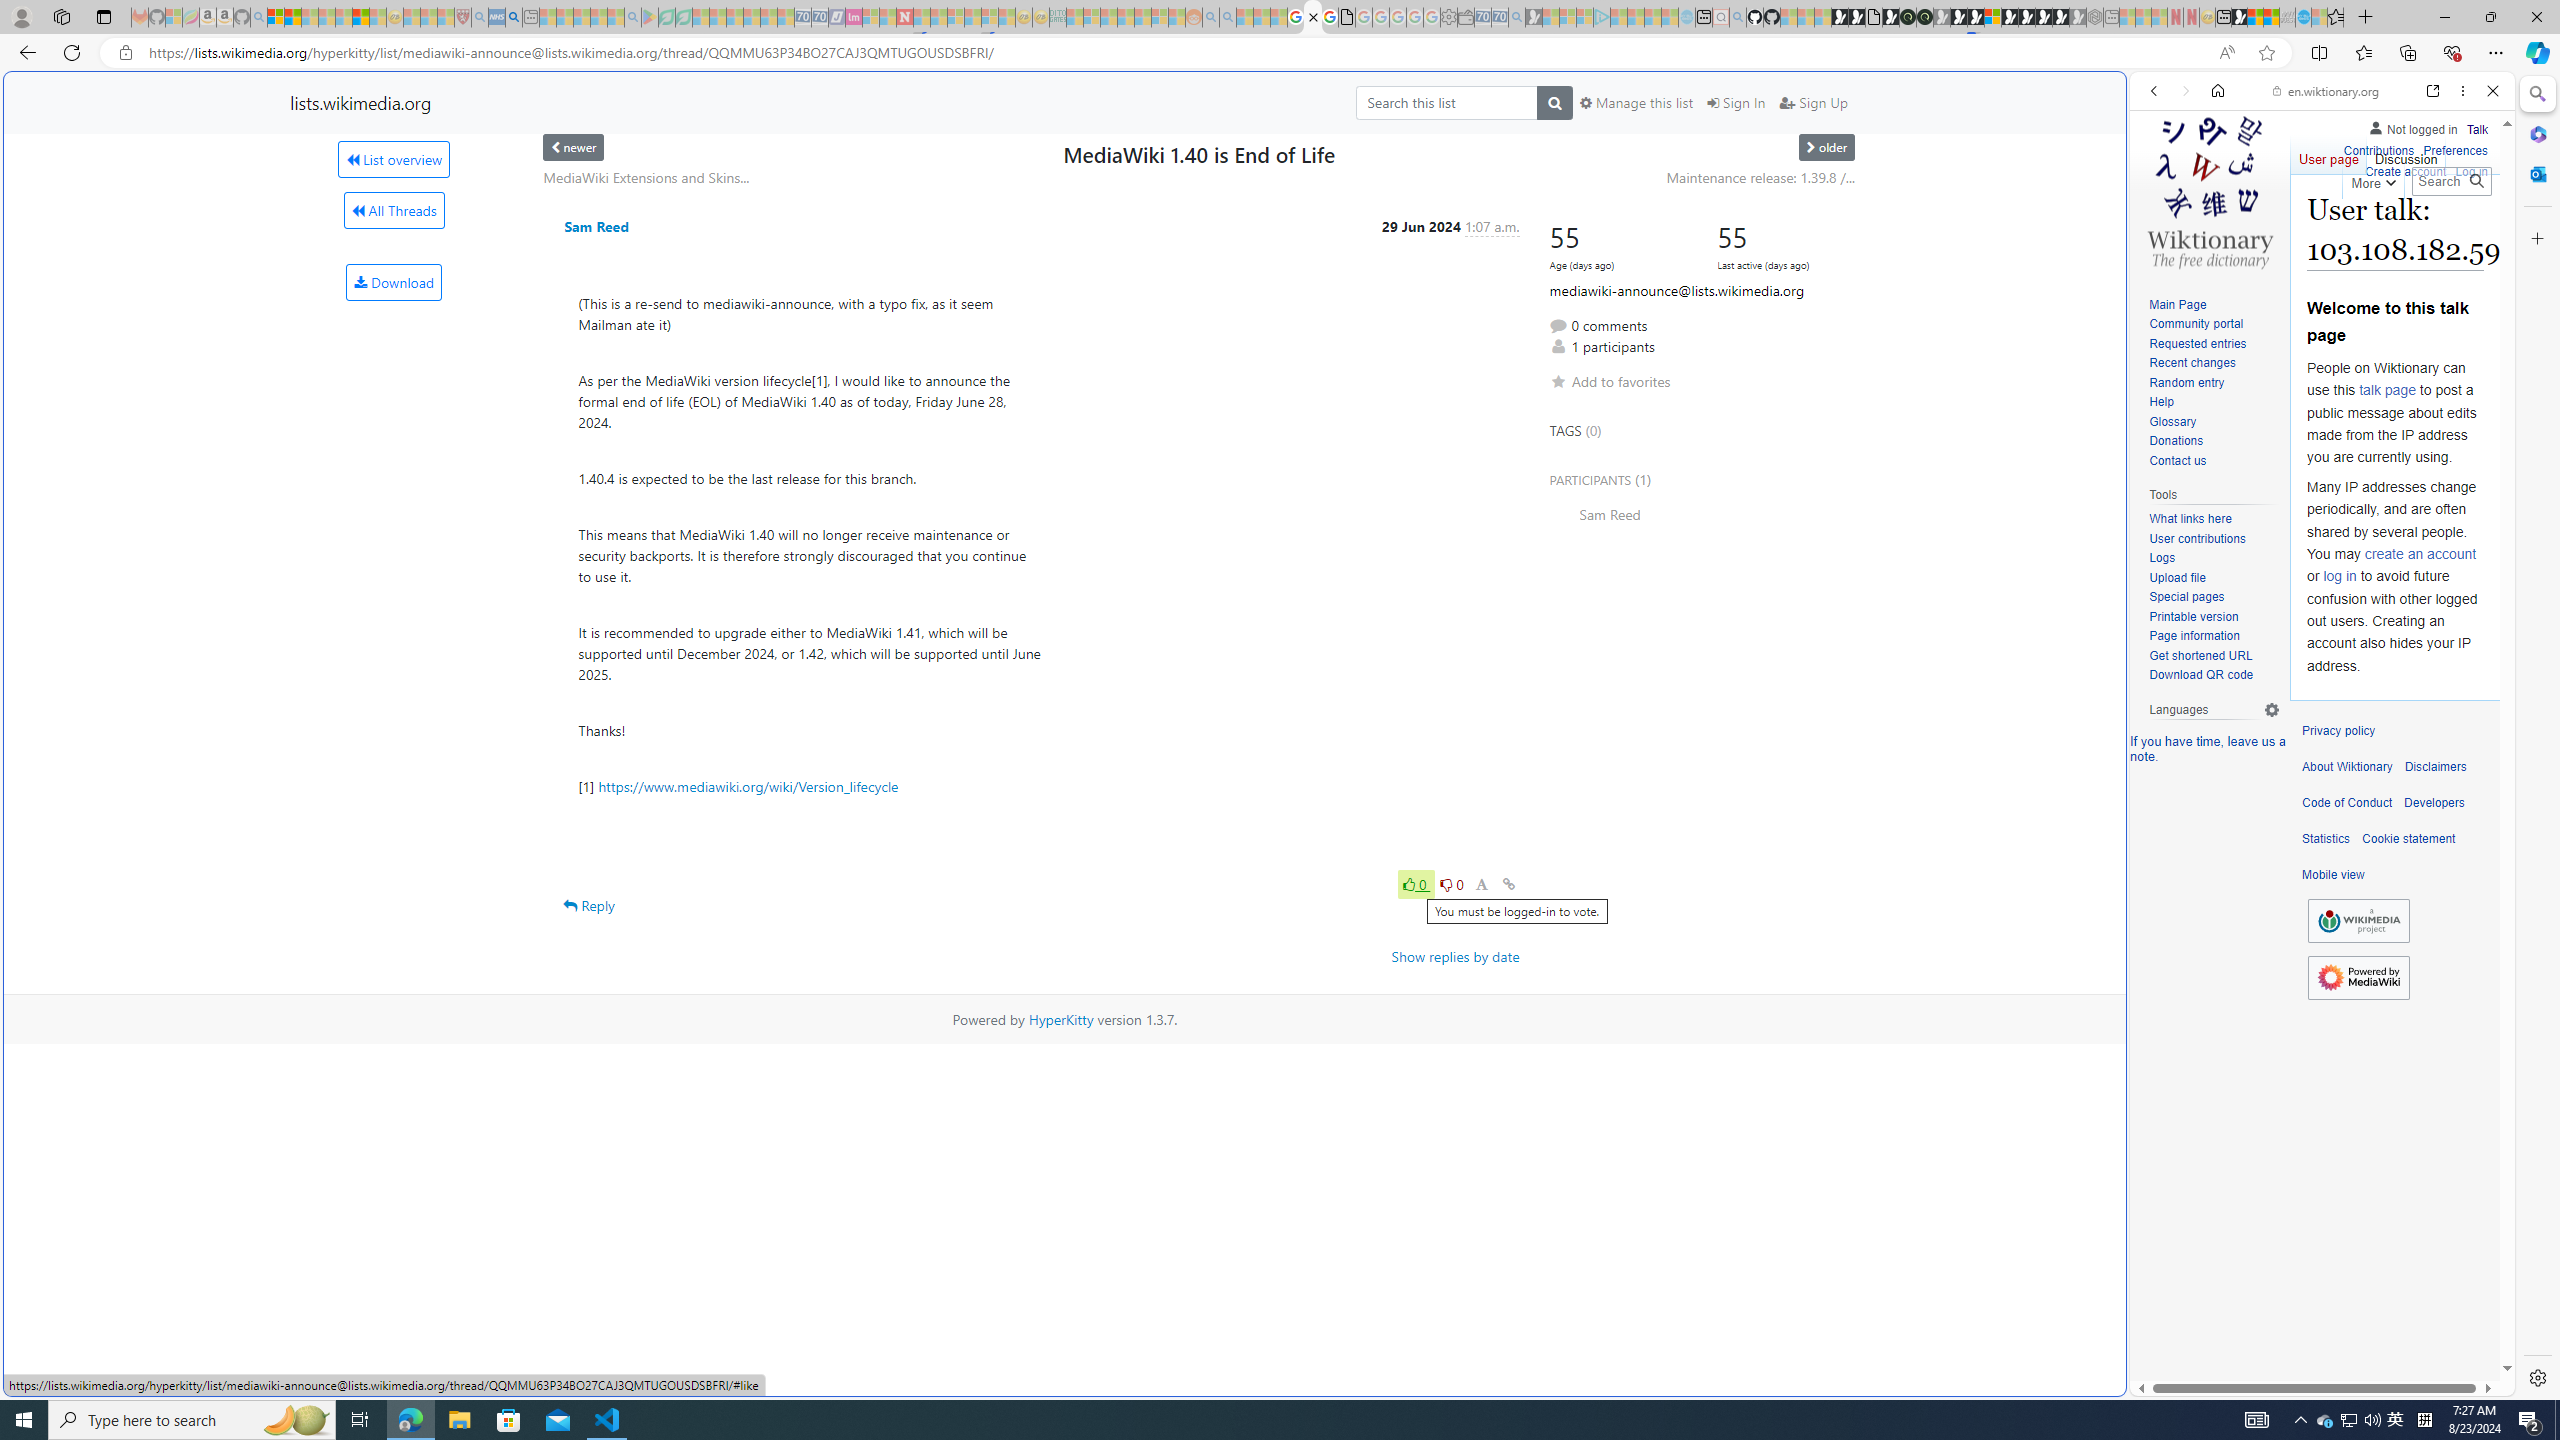  I want to click on 'Contributions', so click(2377, 150).